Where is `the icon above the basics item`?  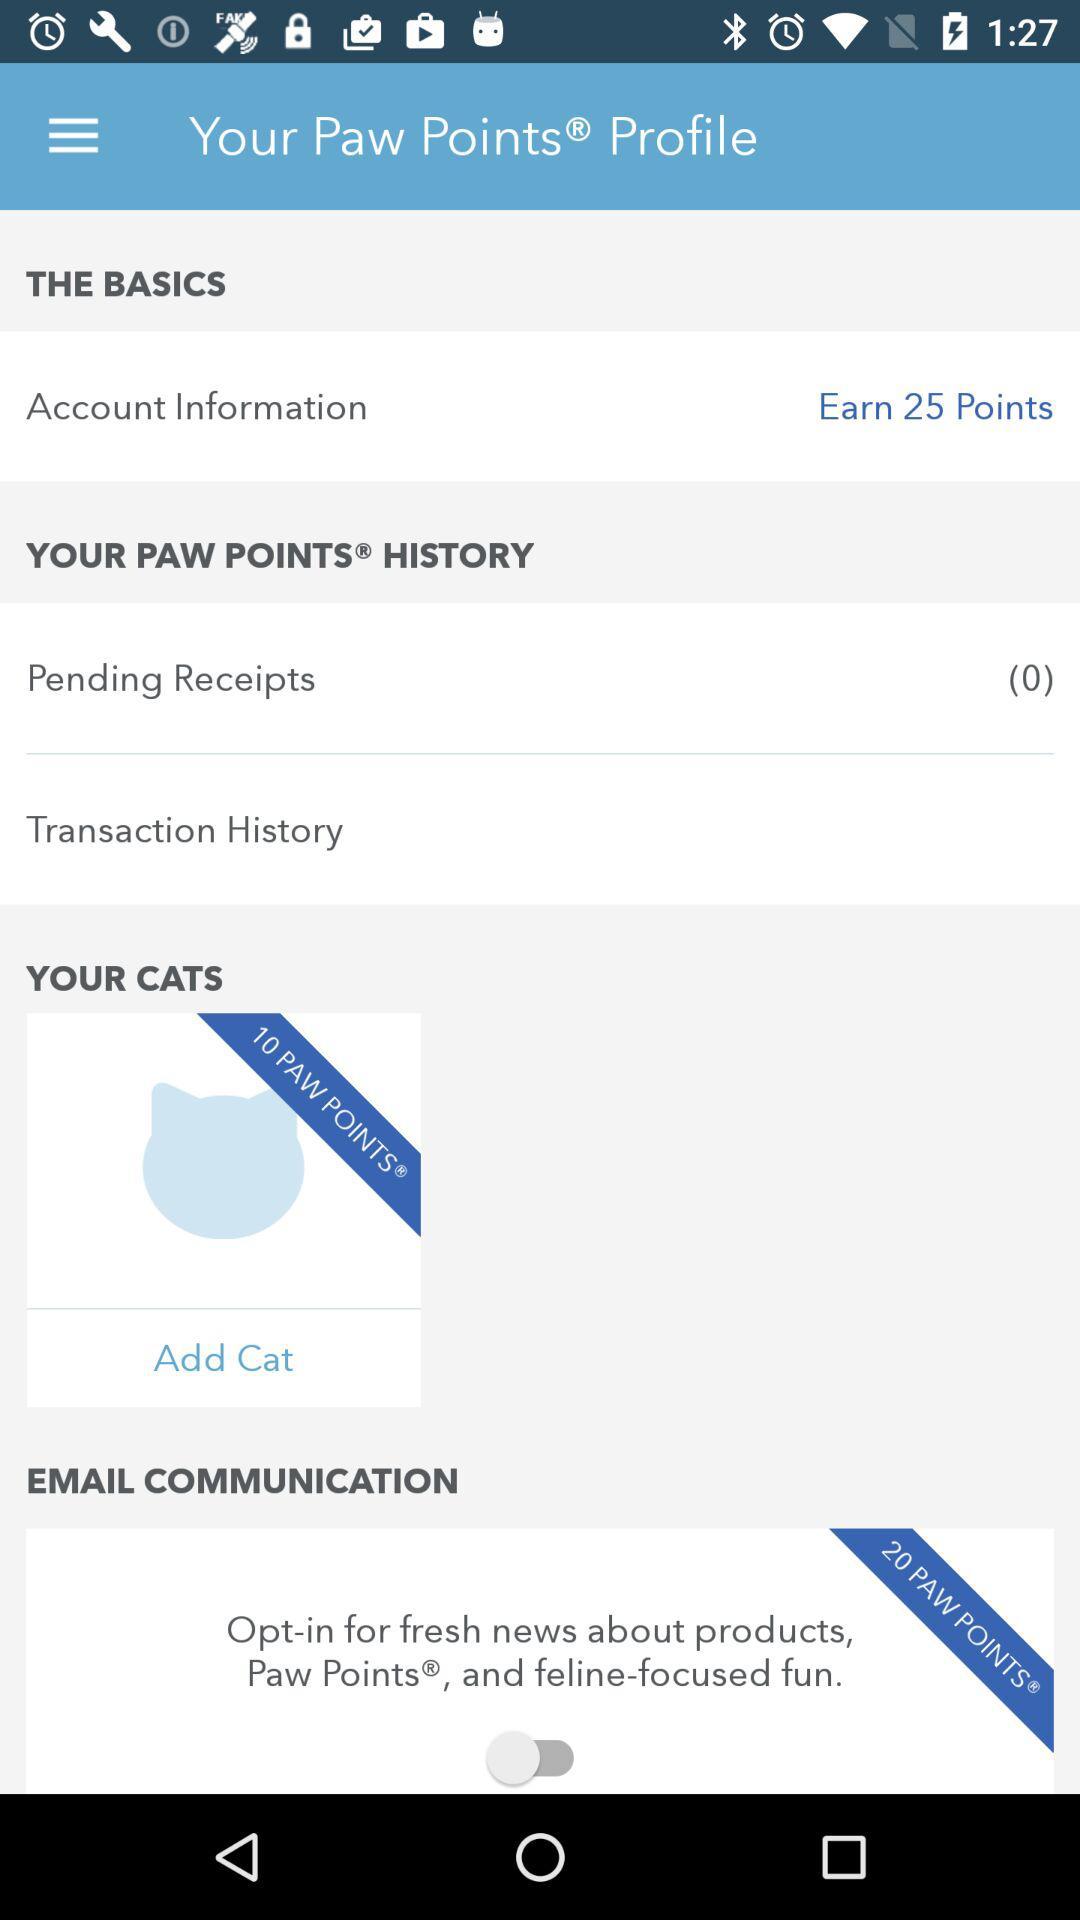
the icon above the basics item is located at coordinates (72, 135).